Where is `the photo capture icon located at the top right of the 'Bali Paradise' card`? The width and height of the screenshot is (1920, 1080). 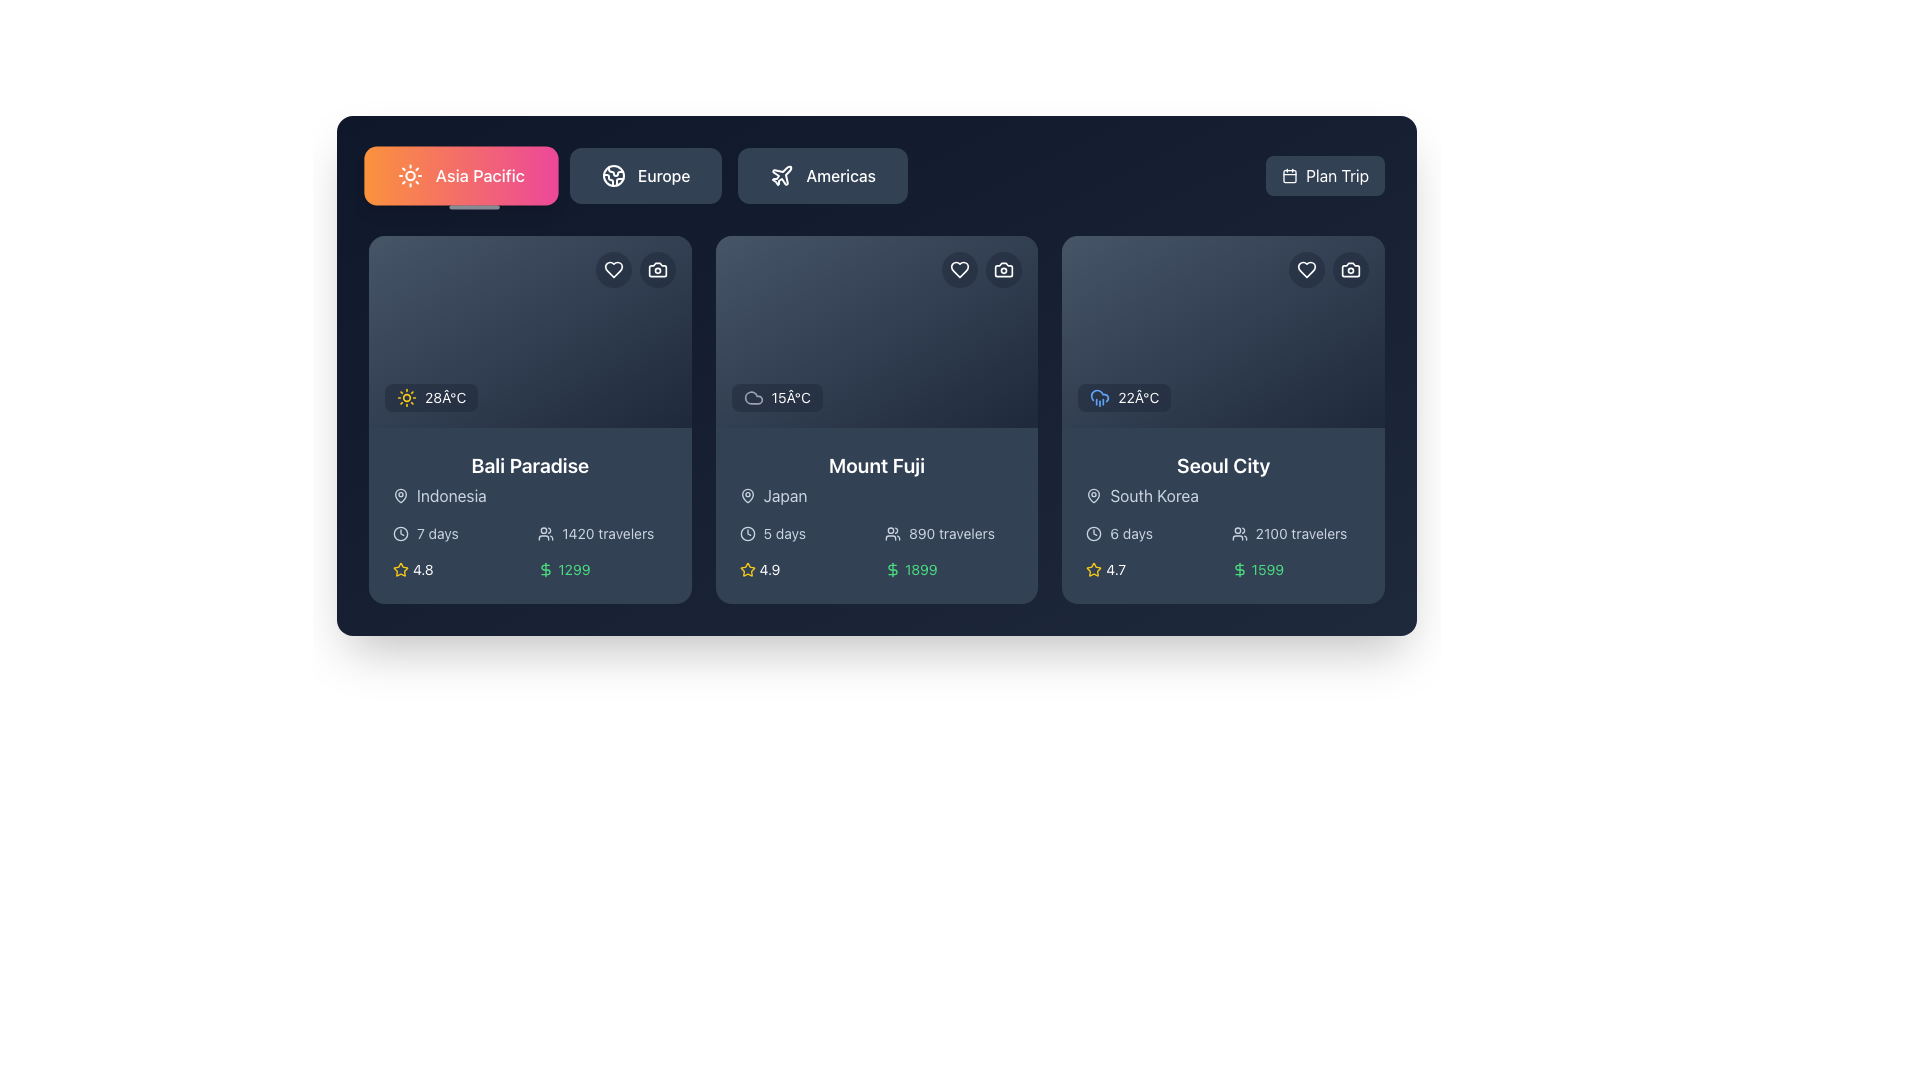
the photo capture icon located at the top right of the 'Bali Paradise' card is located at coordinates (657, 270).